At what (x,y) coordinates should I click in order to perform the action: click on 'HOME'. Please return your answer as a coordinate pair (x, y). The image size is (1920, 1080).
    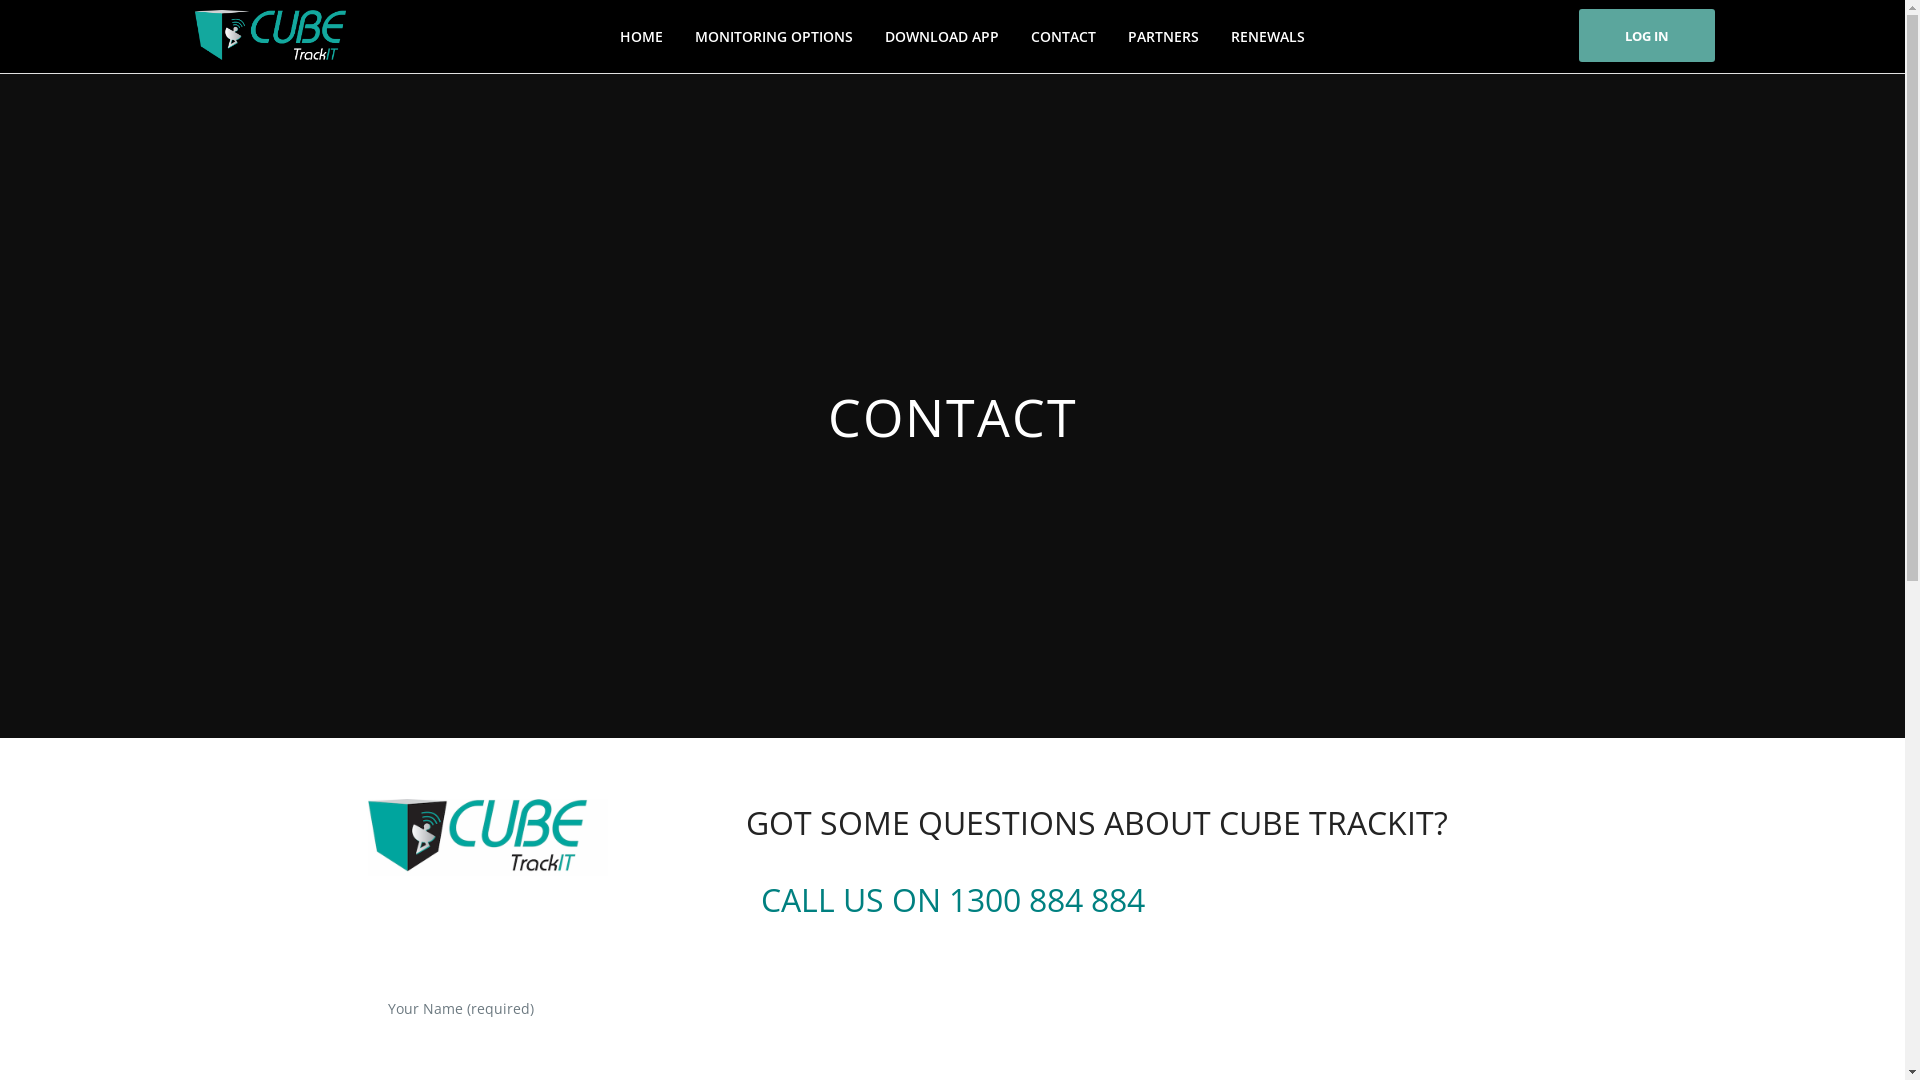
    Looking at the image, I should click on (604, 36).